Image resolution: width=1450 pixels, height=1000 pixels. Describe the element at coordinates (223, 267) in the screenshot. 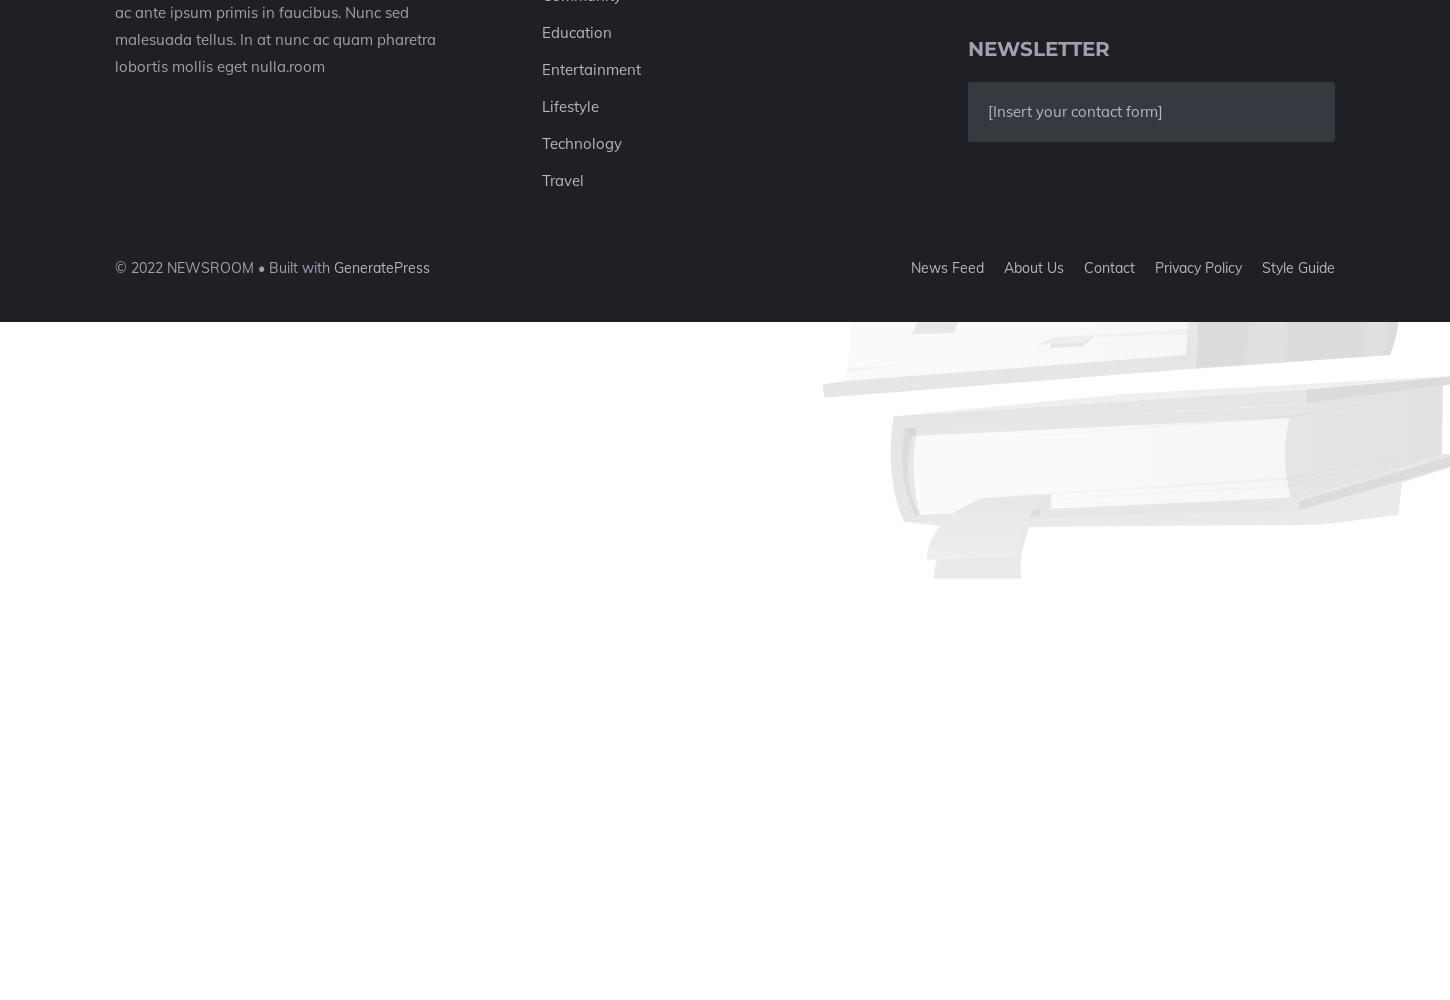

I see `'© 2022 NEWSROOM • Built with'` at that location.